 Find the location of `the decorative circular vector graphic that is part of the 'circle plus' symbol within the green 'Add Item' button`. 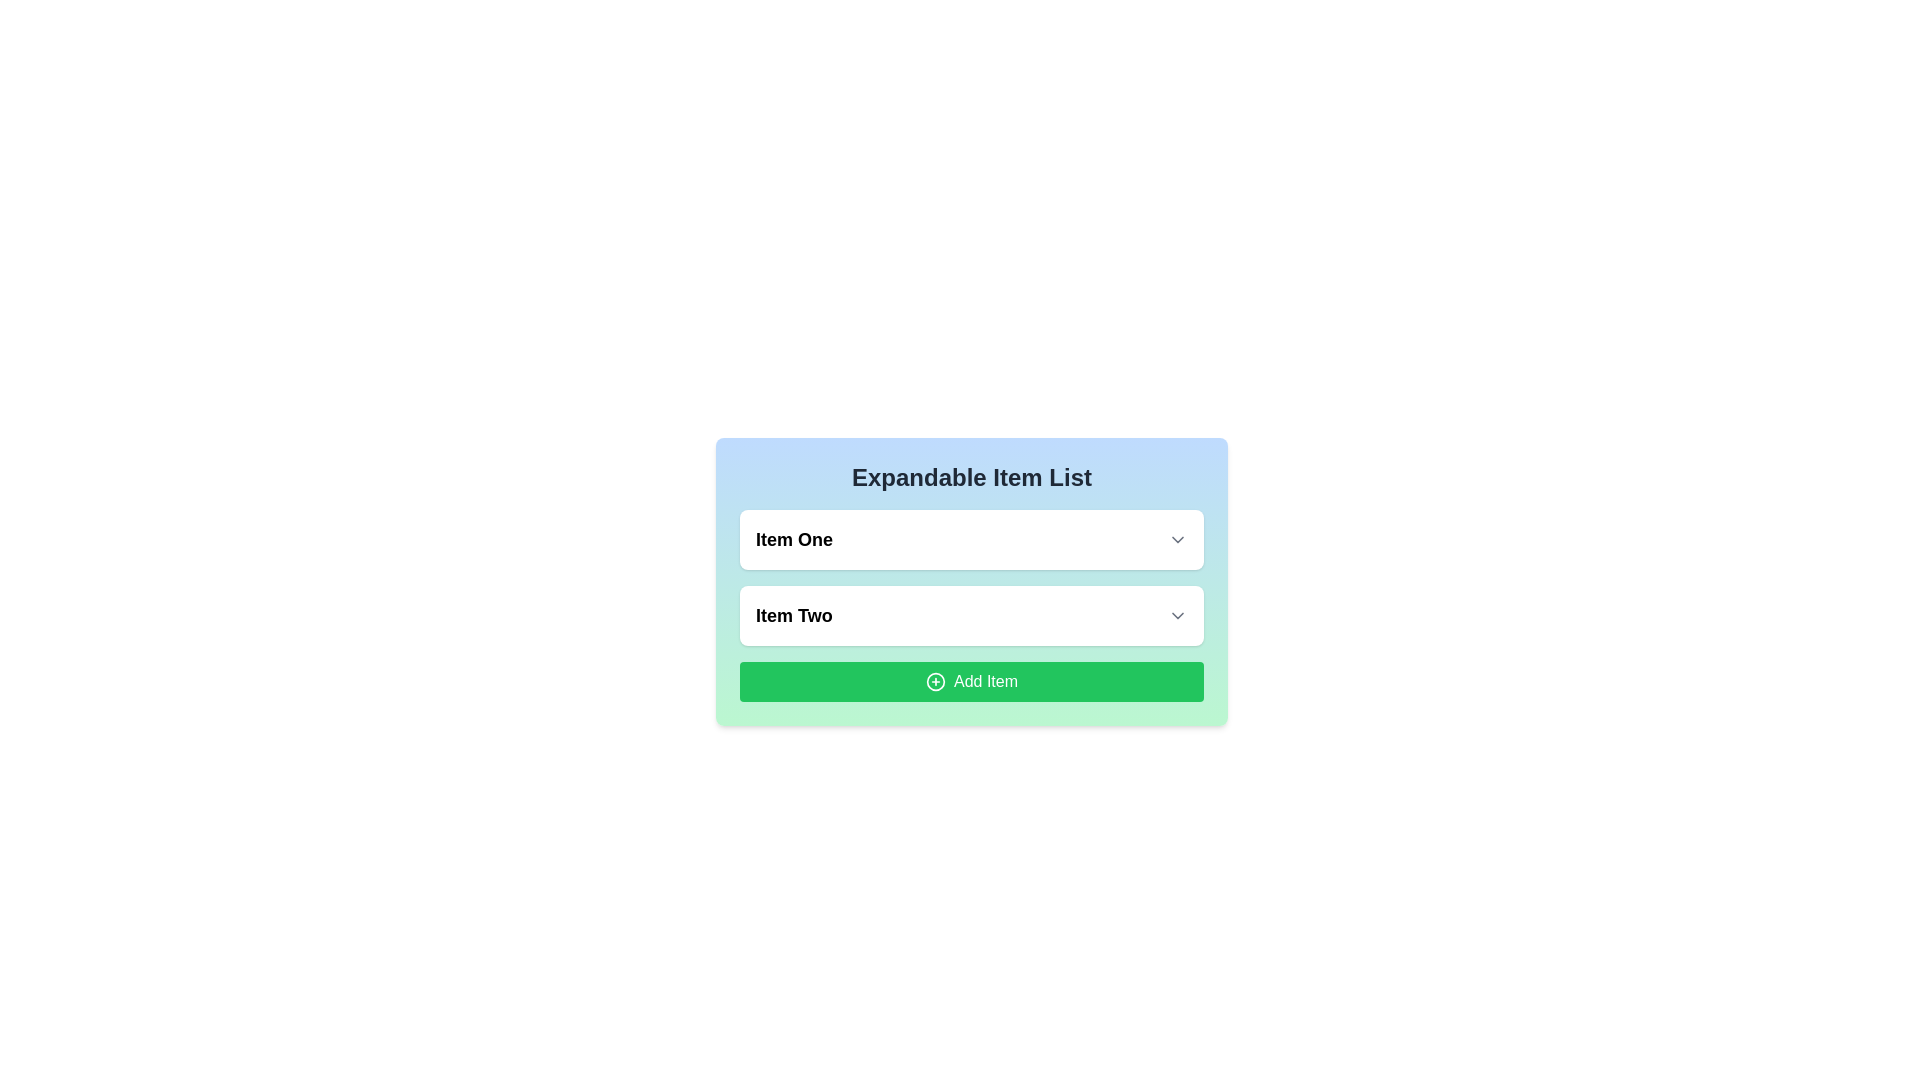

the decorative circular vector graphic that is part of the 'circle plus' symbol within the green 'Add Item' button is located at coordinates (935, 681).